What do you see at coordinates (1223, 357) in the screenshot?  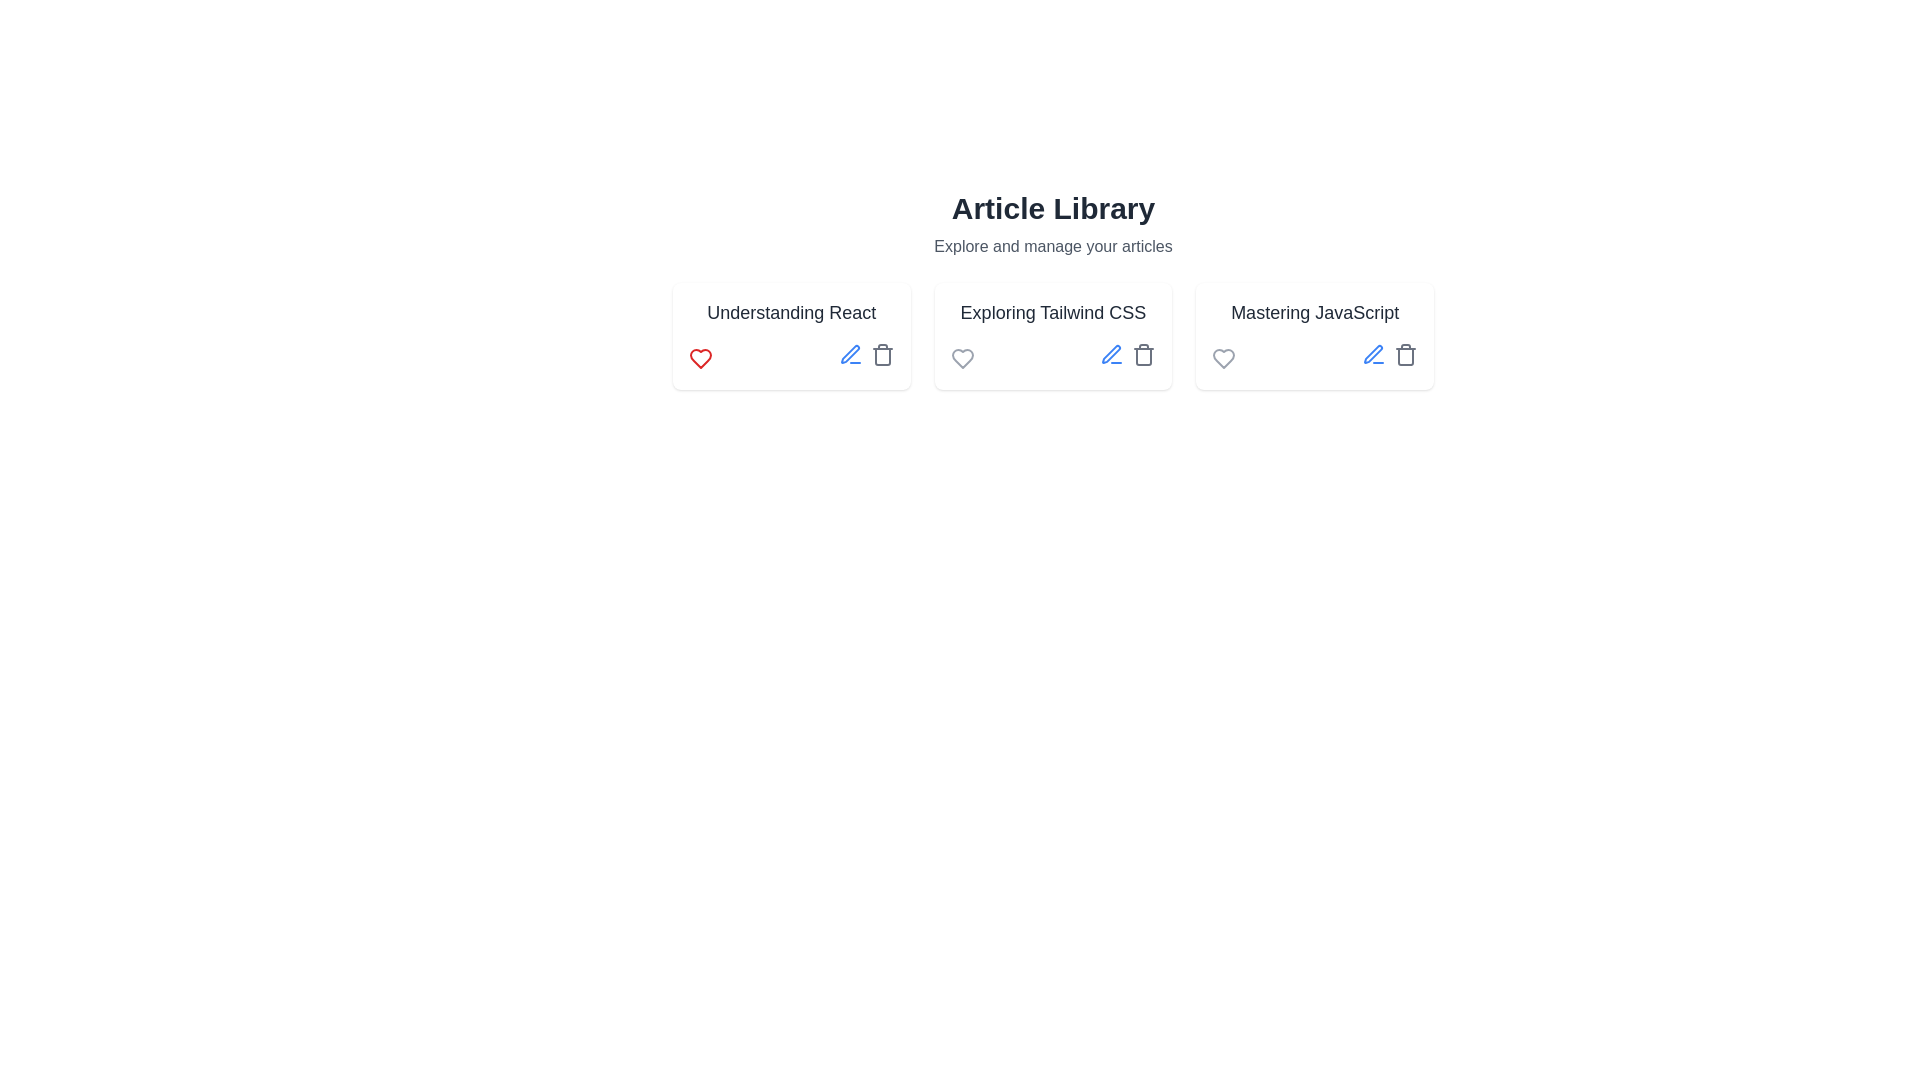 I see `the heart icon button in the row for the article 'Mastering JavaScript'` at bounding box center [1223, 357].